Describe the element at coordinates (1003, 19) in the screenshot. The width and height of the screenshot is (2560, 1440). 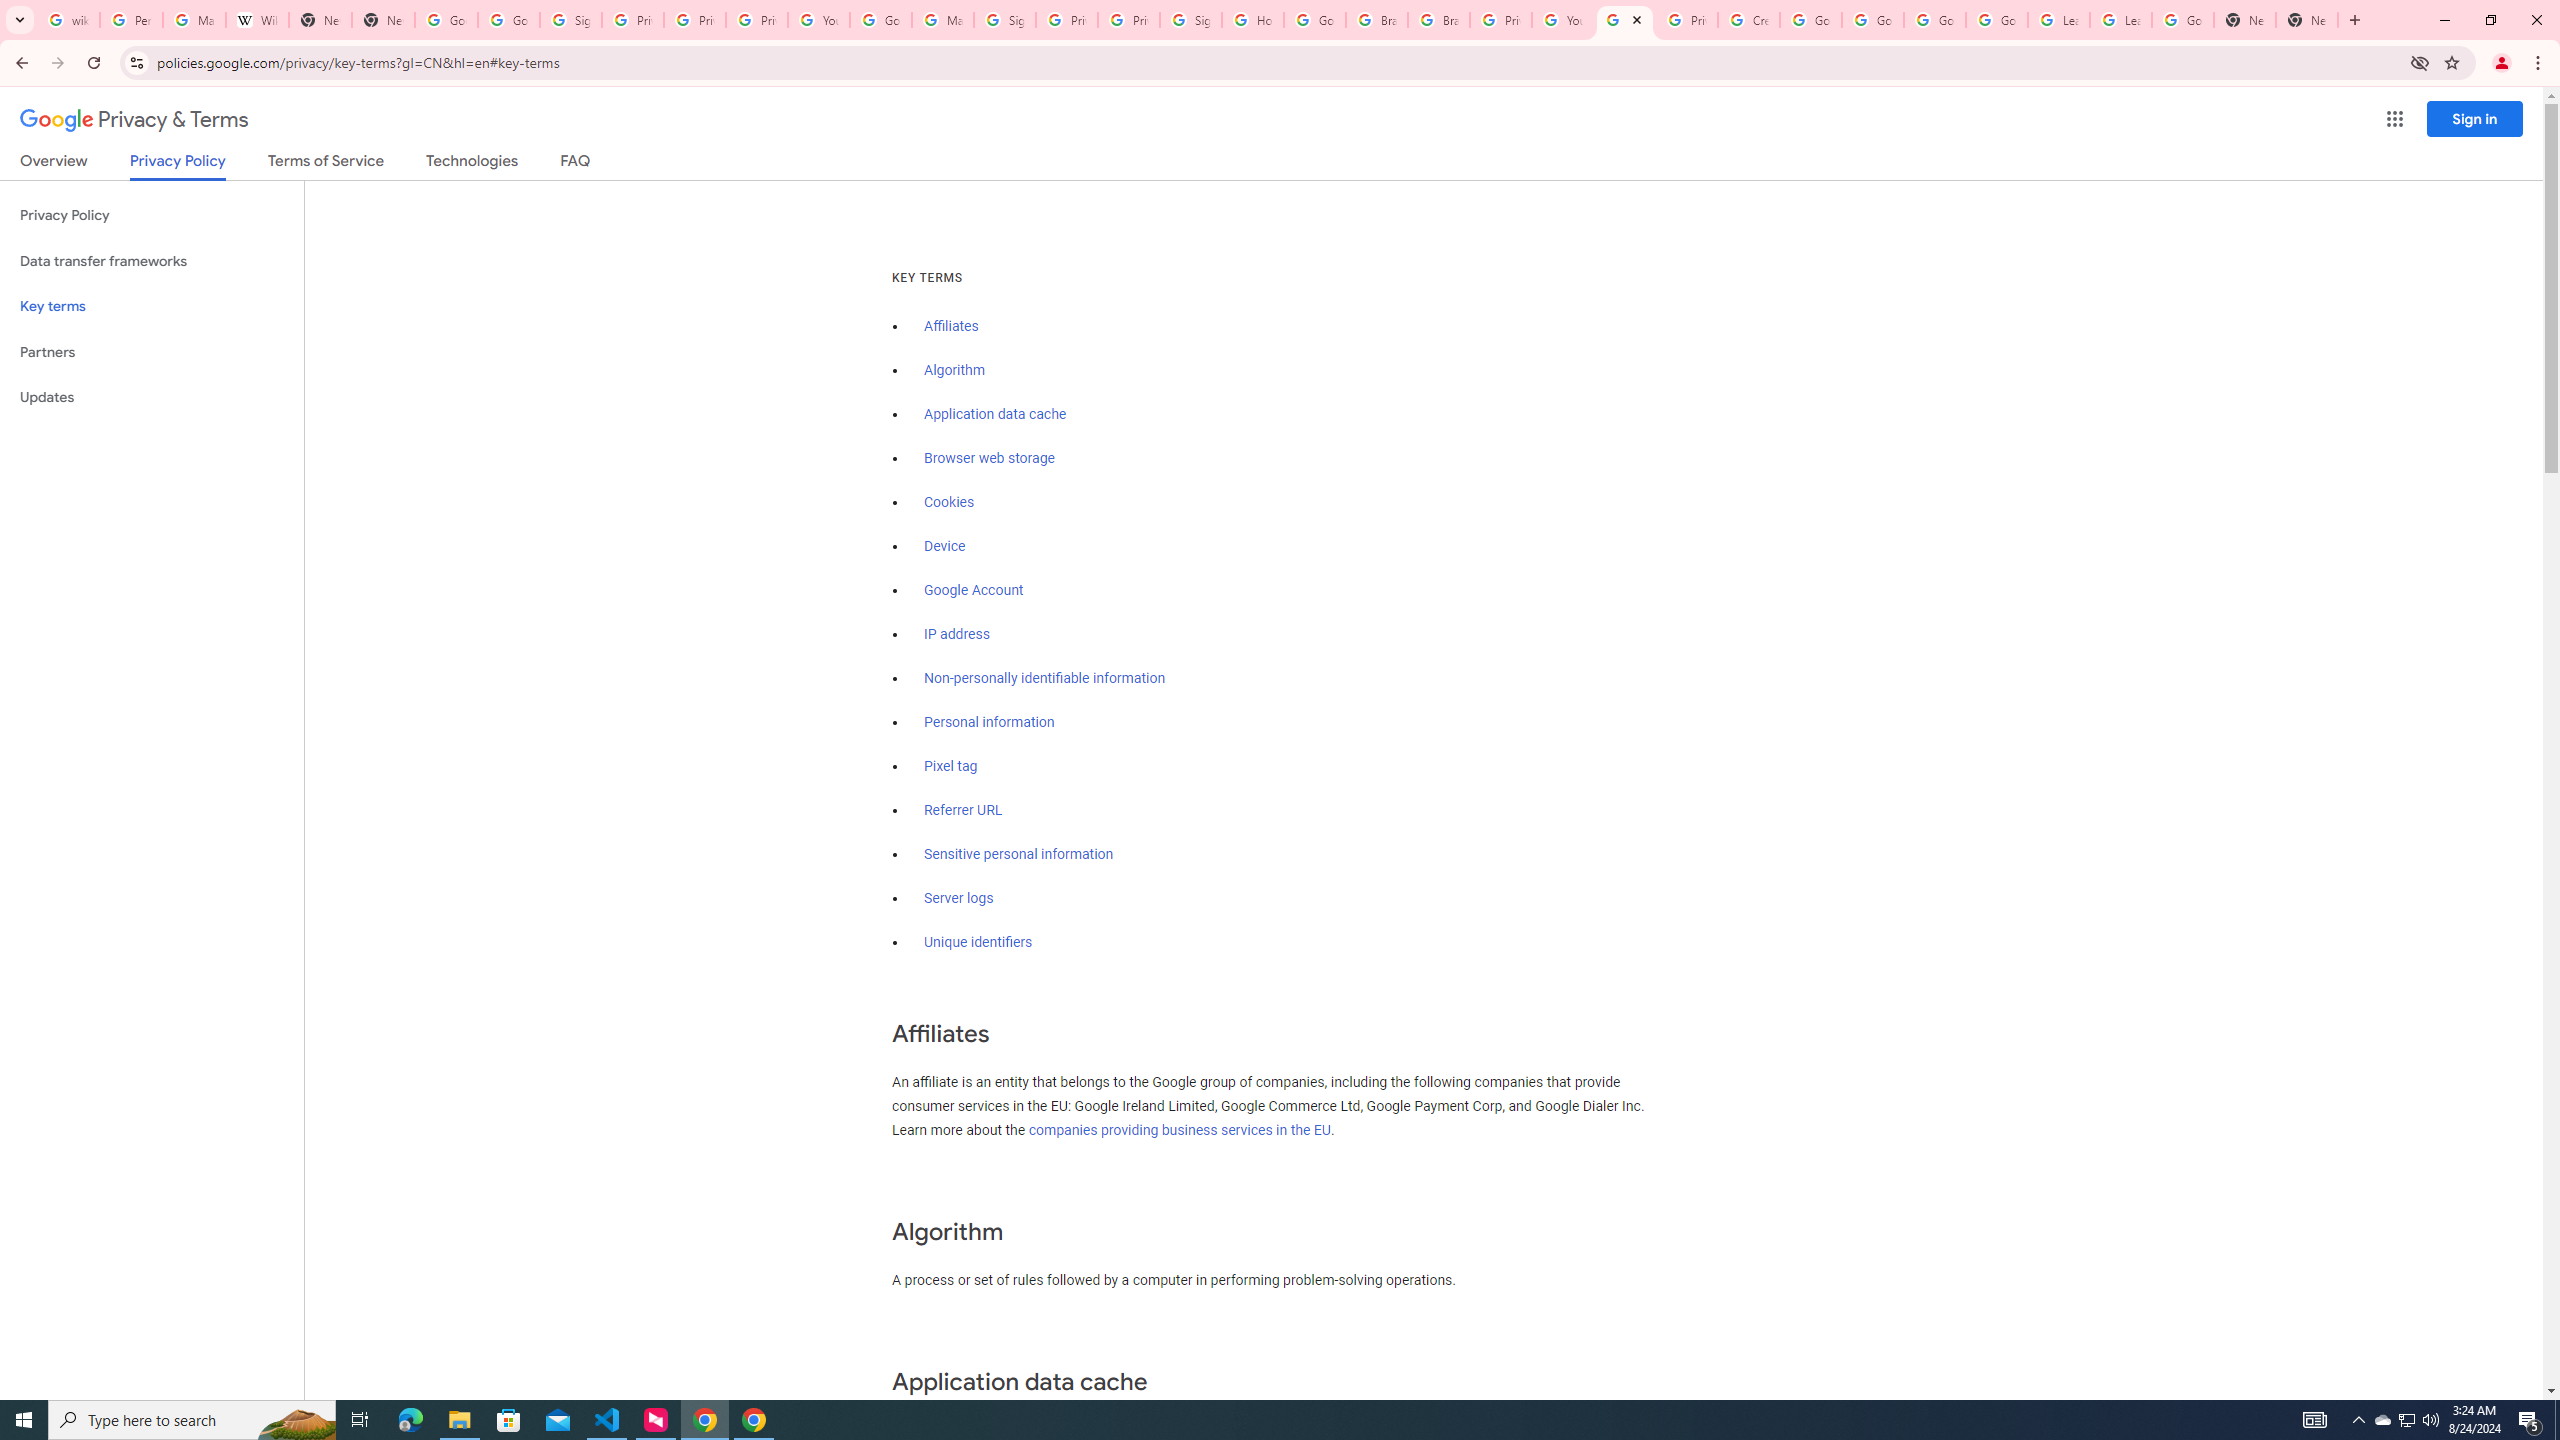
I see `'Sign in - Google Accounts'` at that location.